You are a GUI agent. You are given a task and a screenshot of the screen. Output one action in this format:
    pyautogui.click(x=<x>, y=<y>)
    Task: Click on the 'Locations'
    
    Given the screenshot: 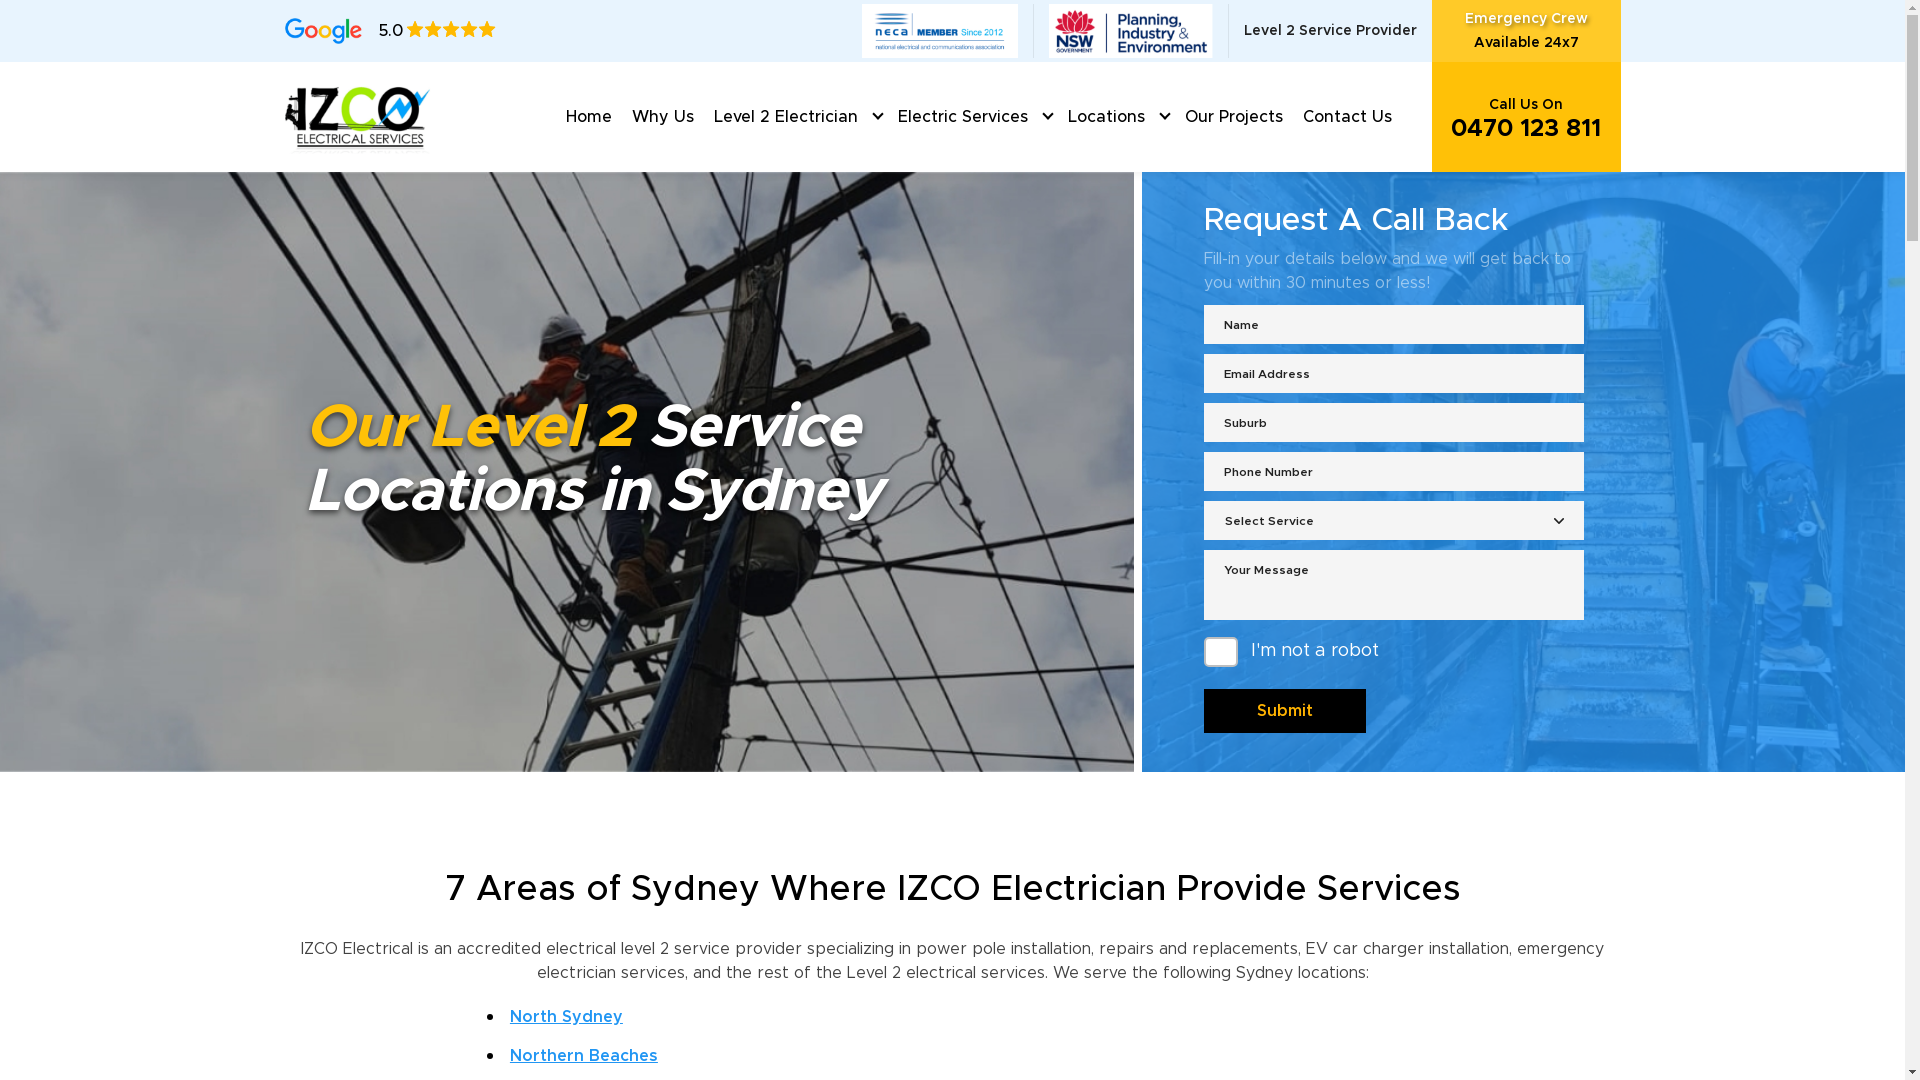 What is the action you would take?
    pyautogui.click(x=1105, y=116)
    